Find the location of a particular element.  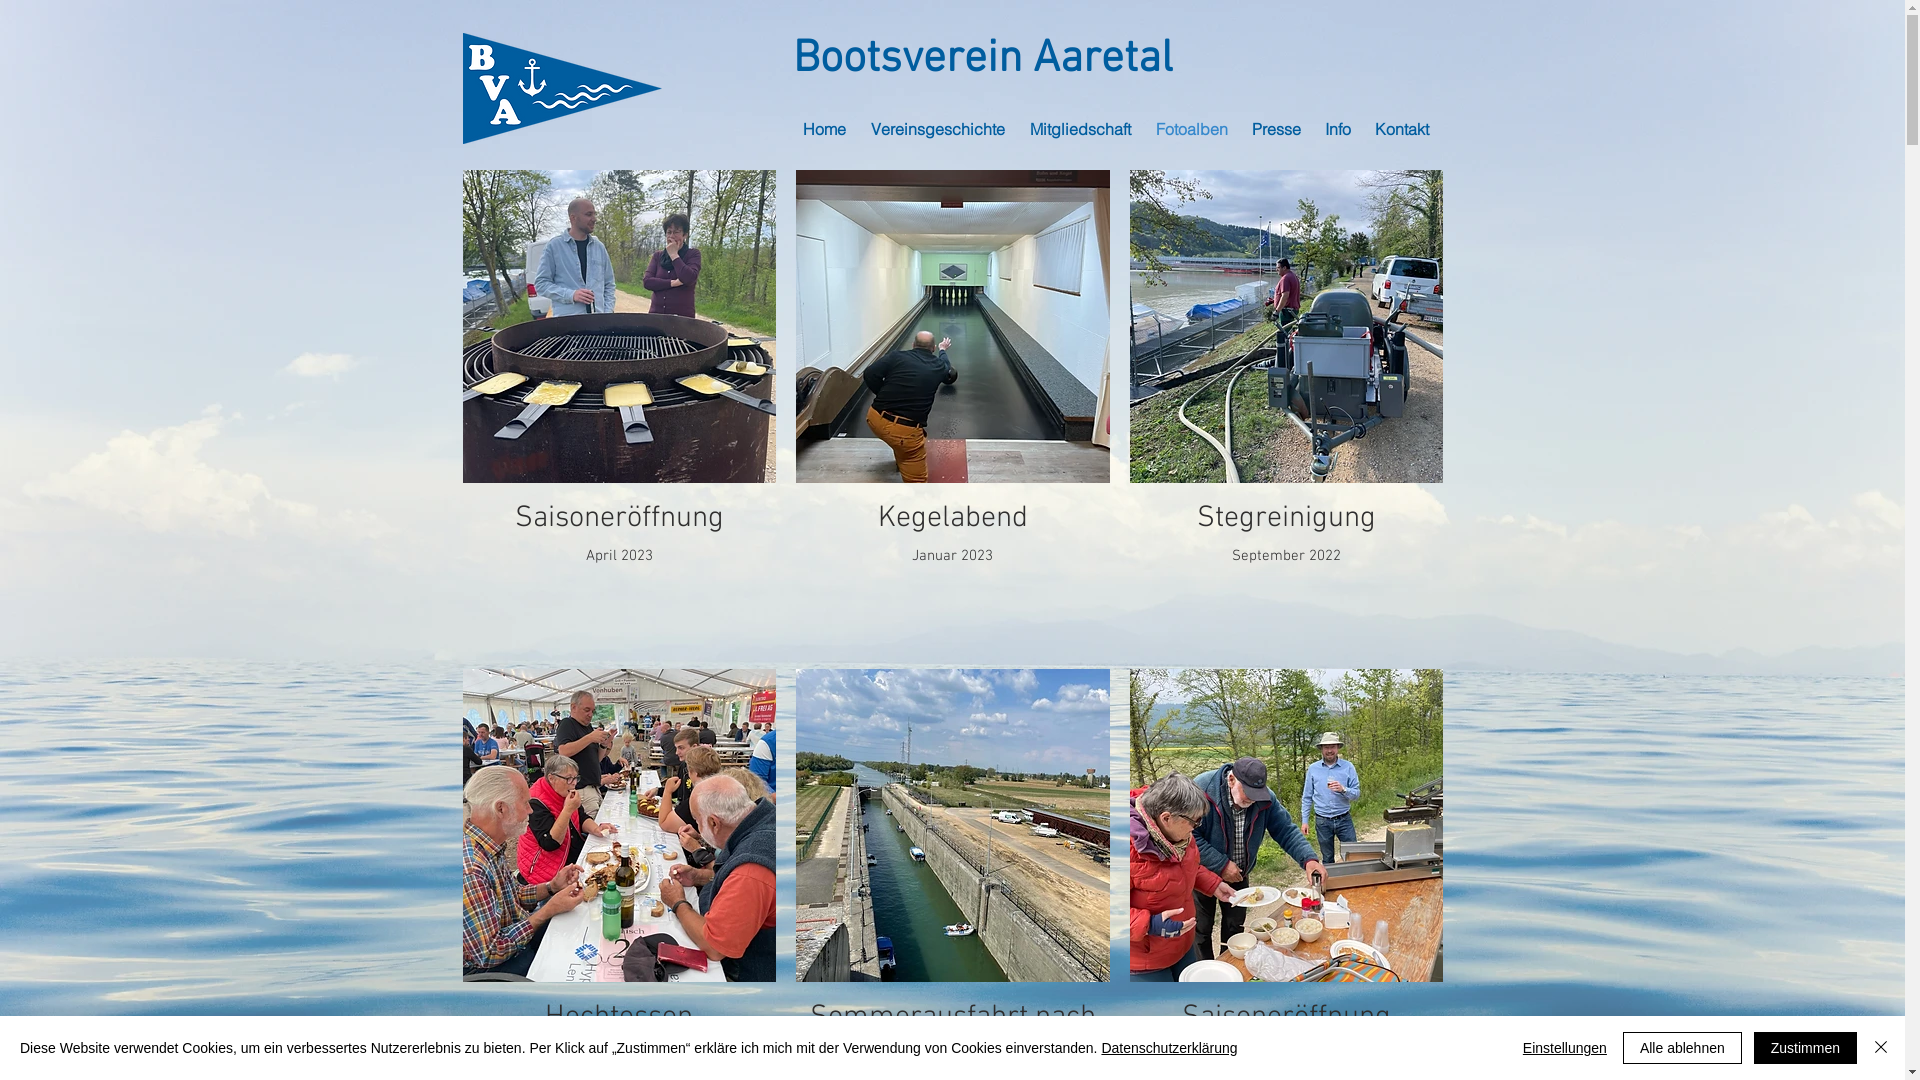

'Zustimmen' is located at coordinates (1805, 1047).